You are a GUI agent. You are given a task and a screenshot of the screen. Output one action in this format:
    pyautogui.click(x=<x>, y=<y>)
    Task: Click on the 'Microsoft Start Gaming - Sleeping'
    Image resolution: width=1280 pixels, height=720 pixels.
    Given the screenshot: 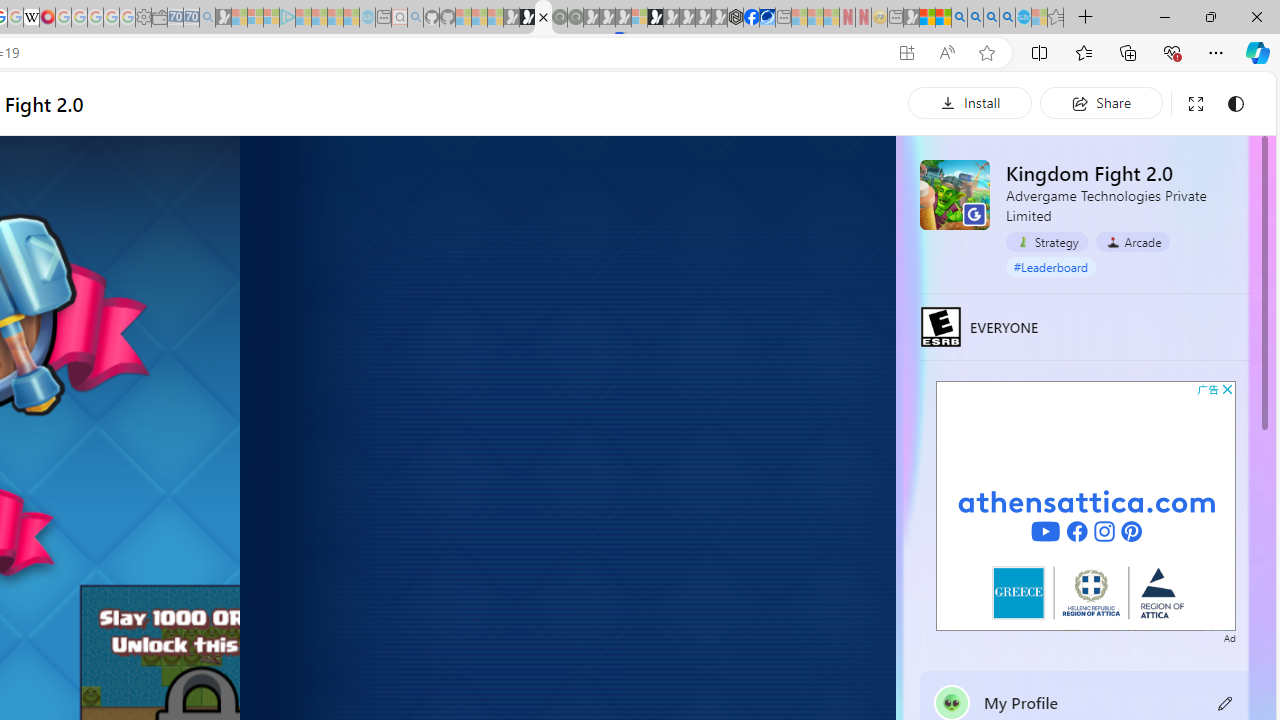 What is the action you would take?
    pyautogui.click(x=224, y=17)
    